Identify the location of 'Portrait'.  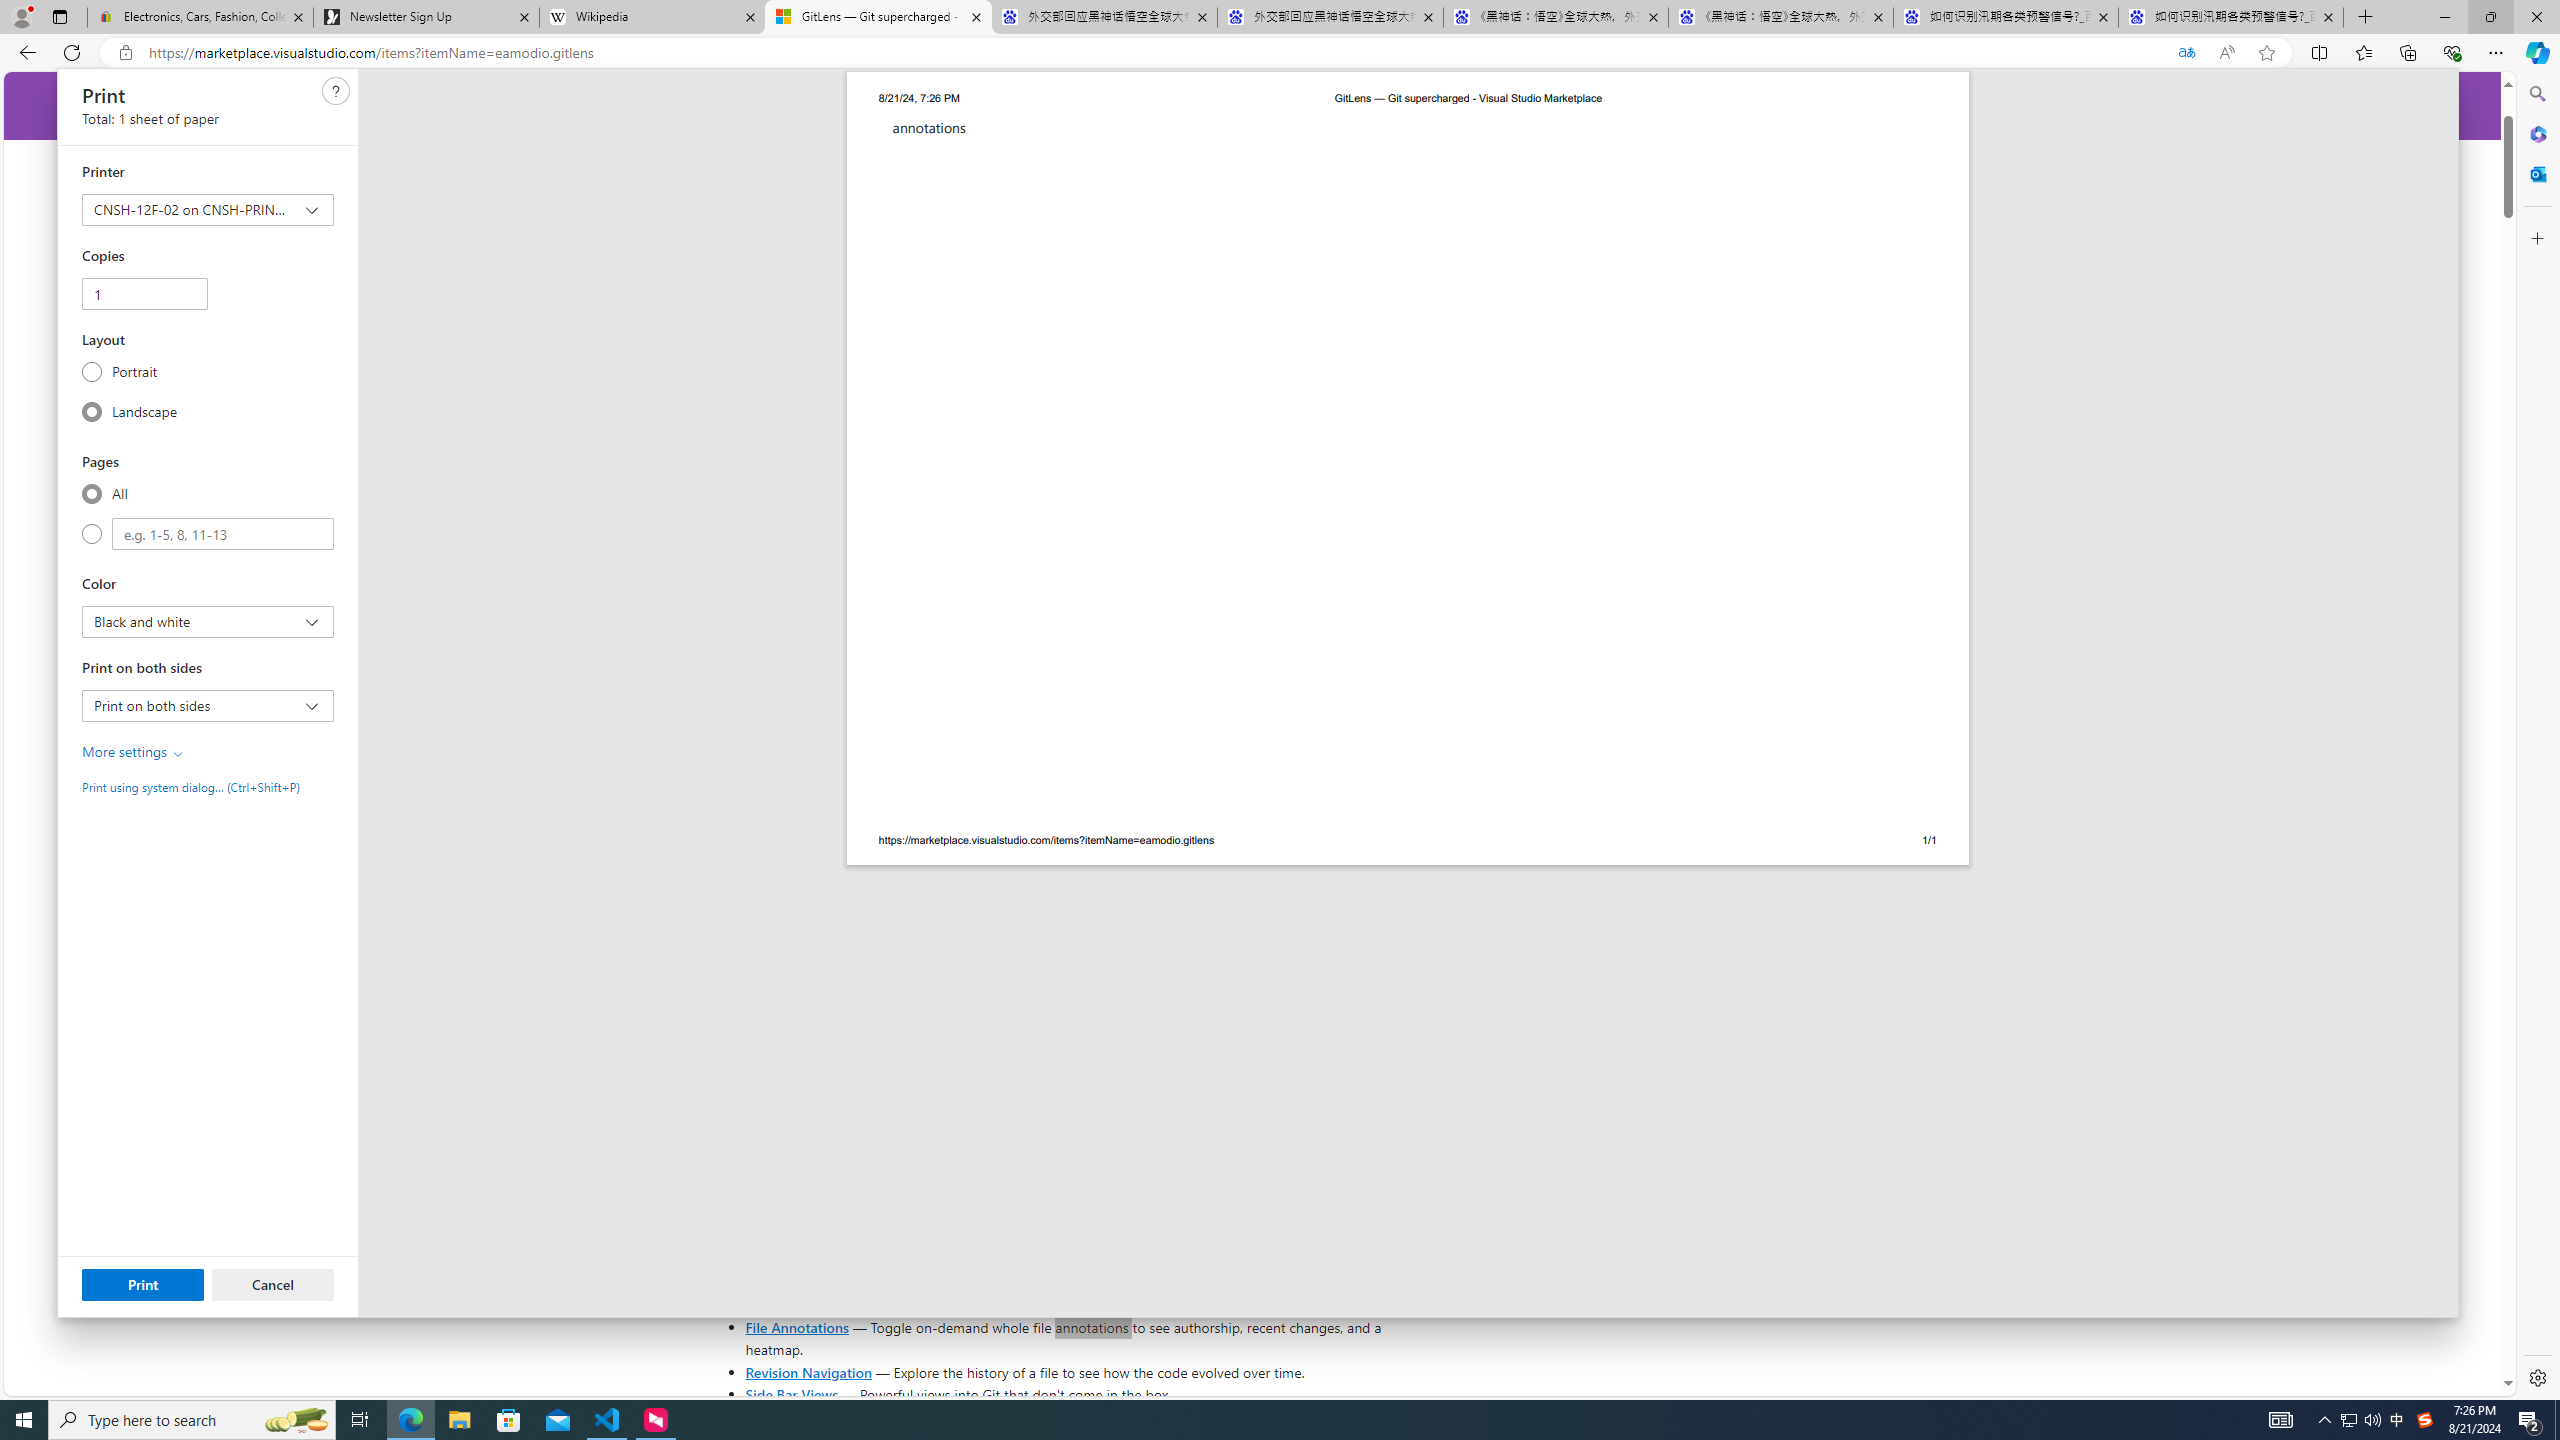
(91, 371).